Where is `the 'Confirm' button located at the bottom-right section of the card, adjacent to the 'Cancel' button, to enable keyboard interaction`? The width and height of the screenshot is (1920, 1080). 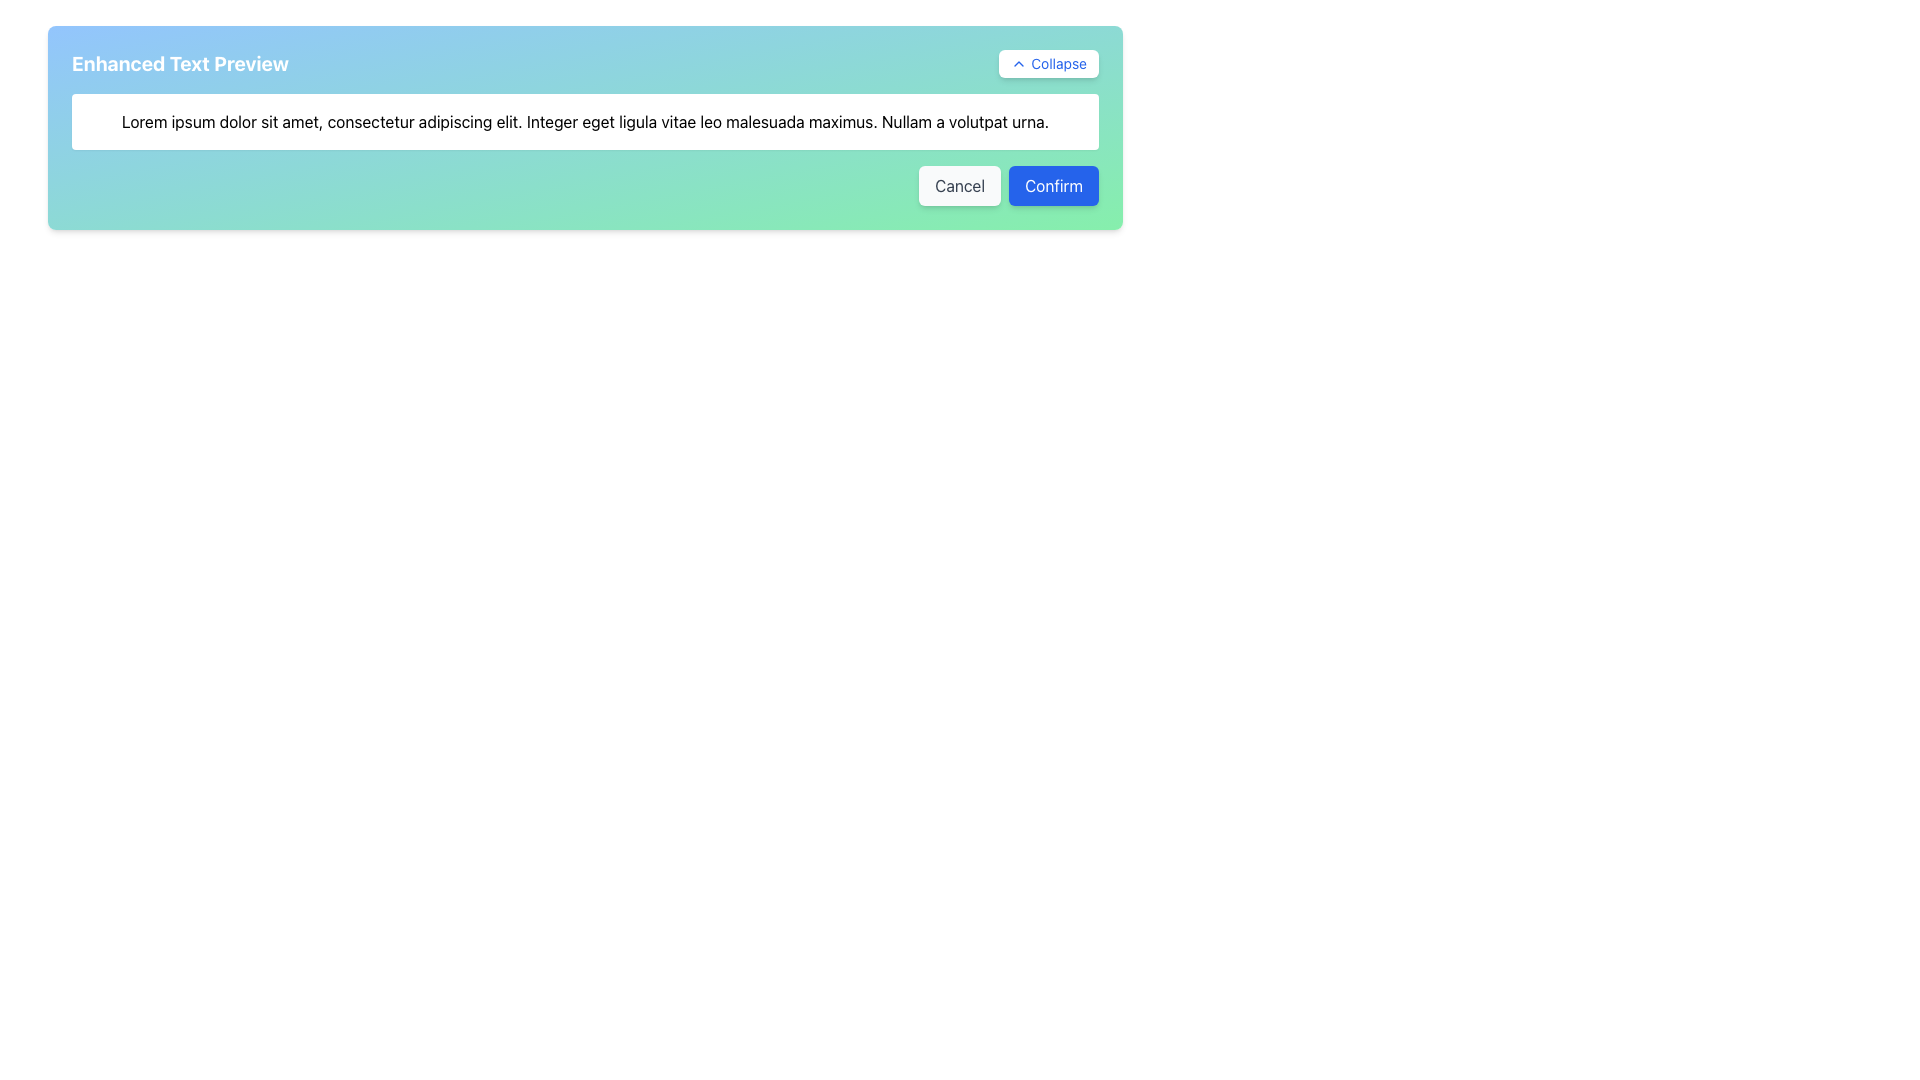
the 'Confirm' button located at the bottom-right section of the card, adjacent to the 'Cancel' button, to enable keyboard interaction is located at coordinates (1053, 185).